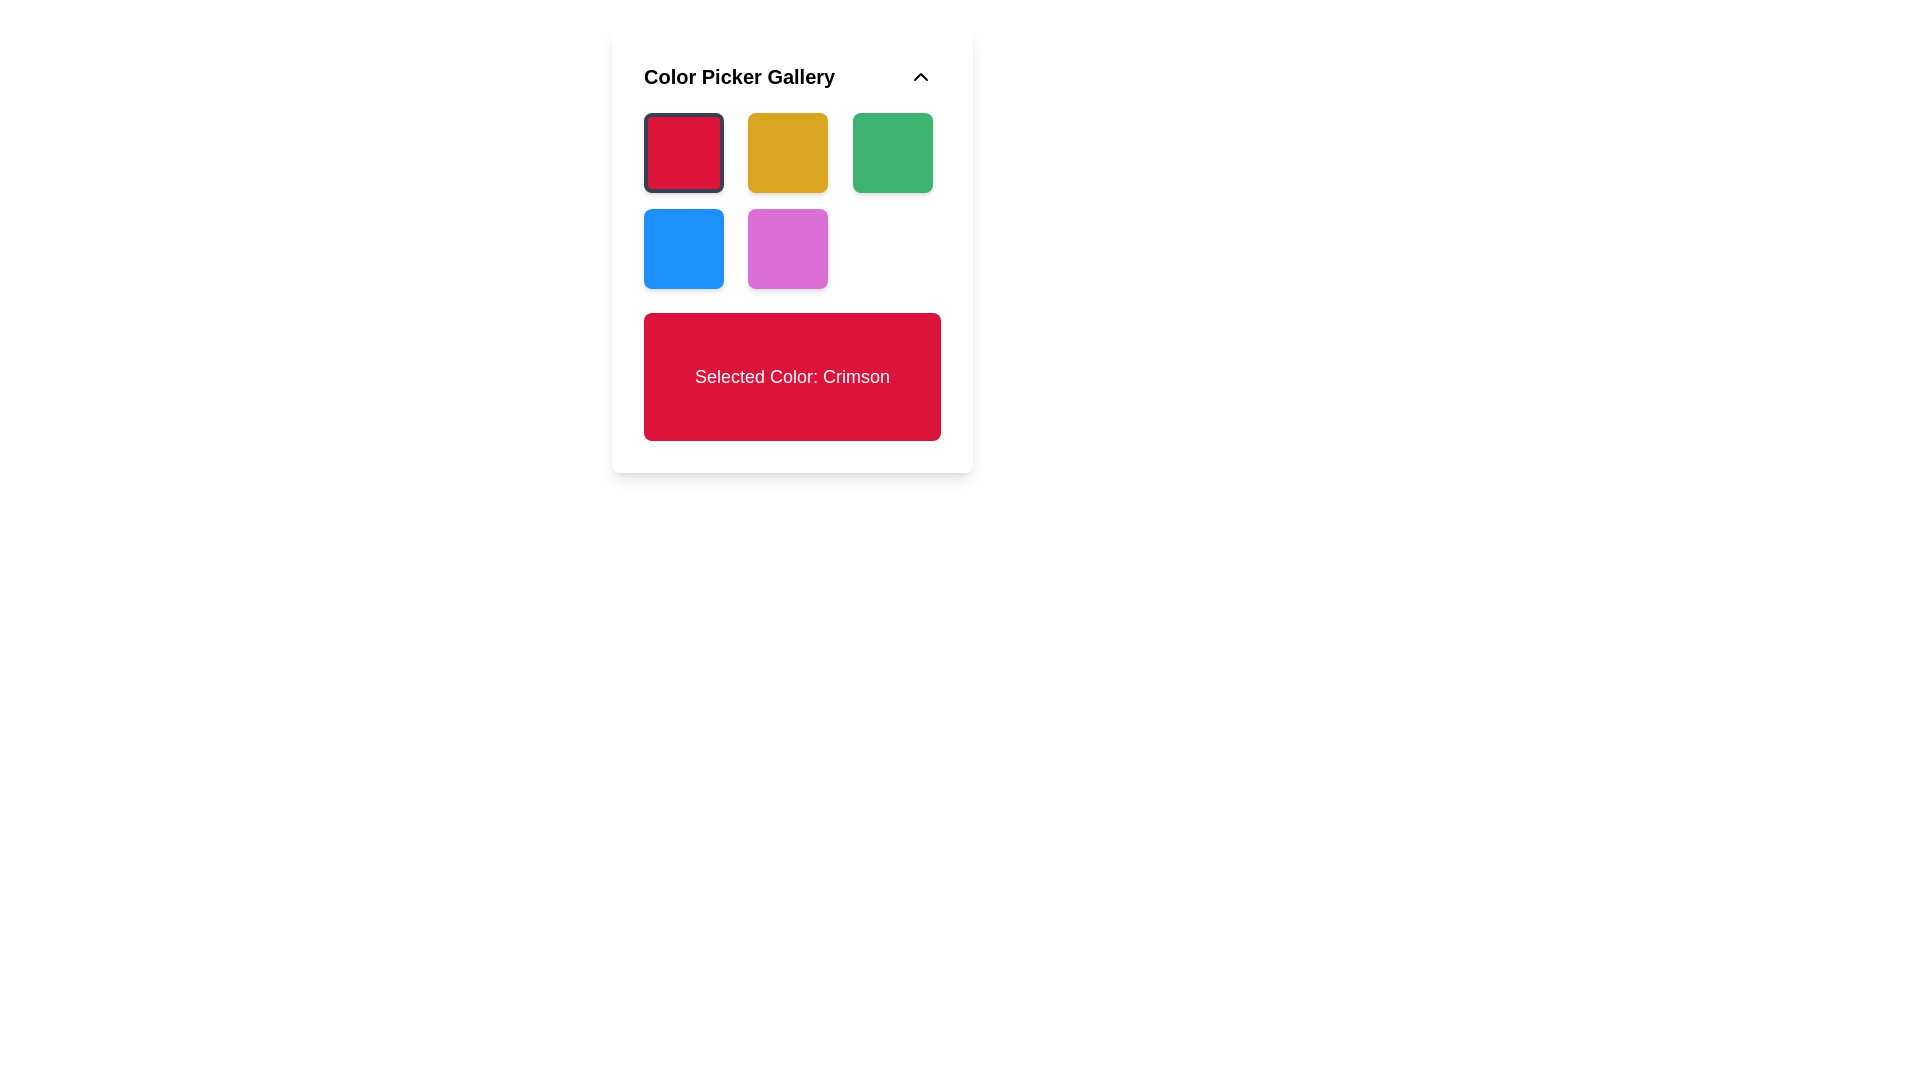 This screenshot has height=1080, width=1920. What do you see at coordinates (787, 248) in the screenshot?
I see `the 'Orchid' color selection button located in the second row and second column of the 3x2 grid` at bounding box center [787, 248].